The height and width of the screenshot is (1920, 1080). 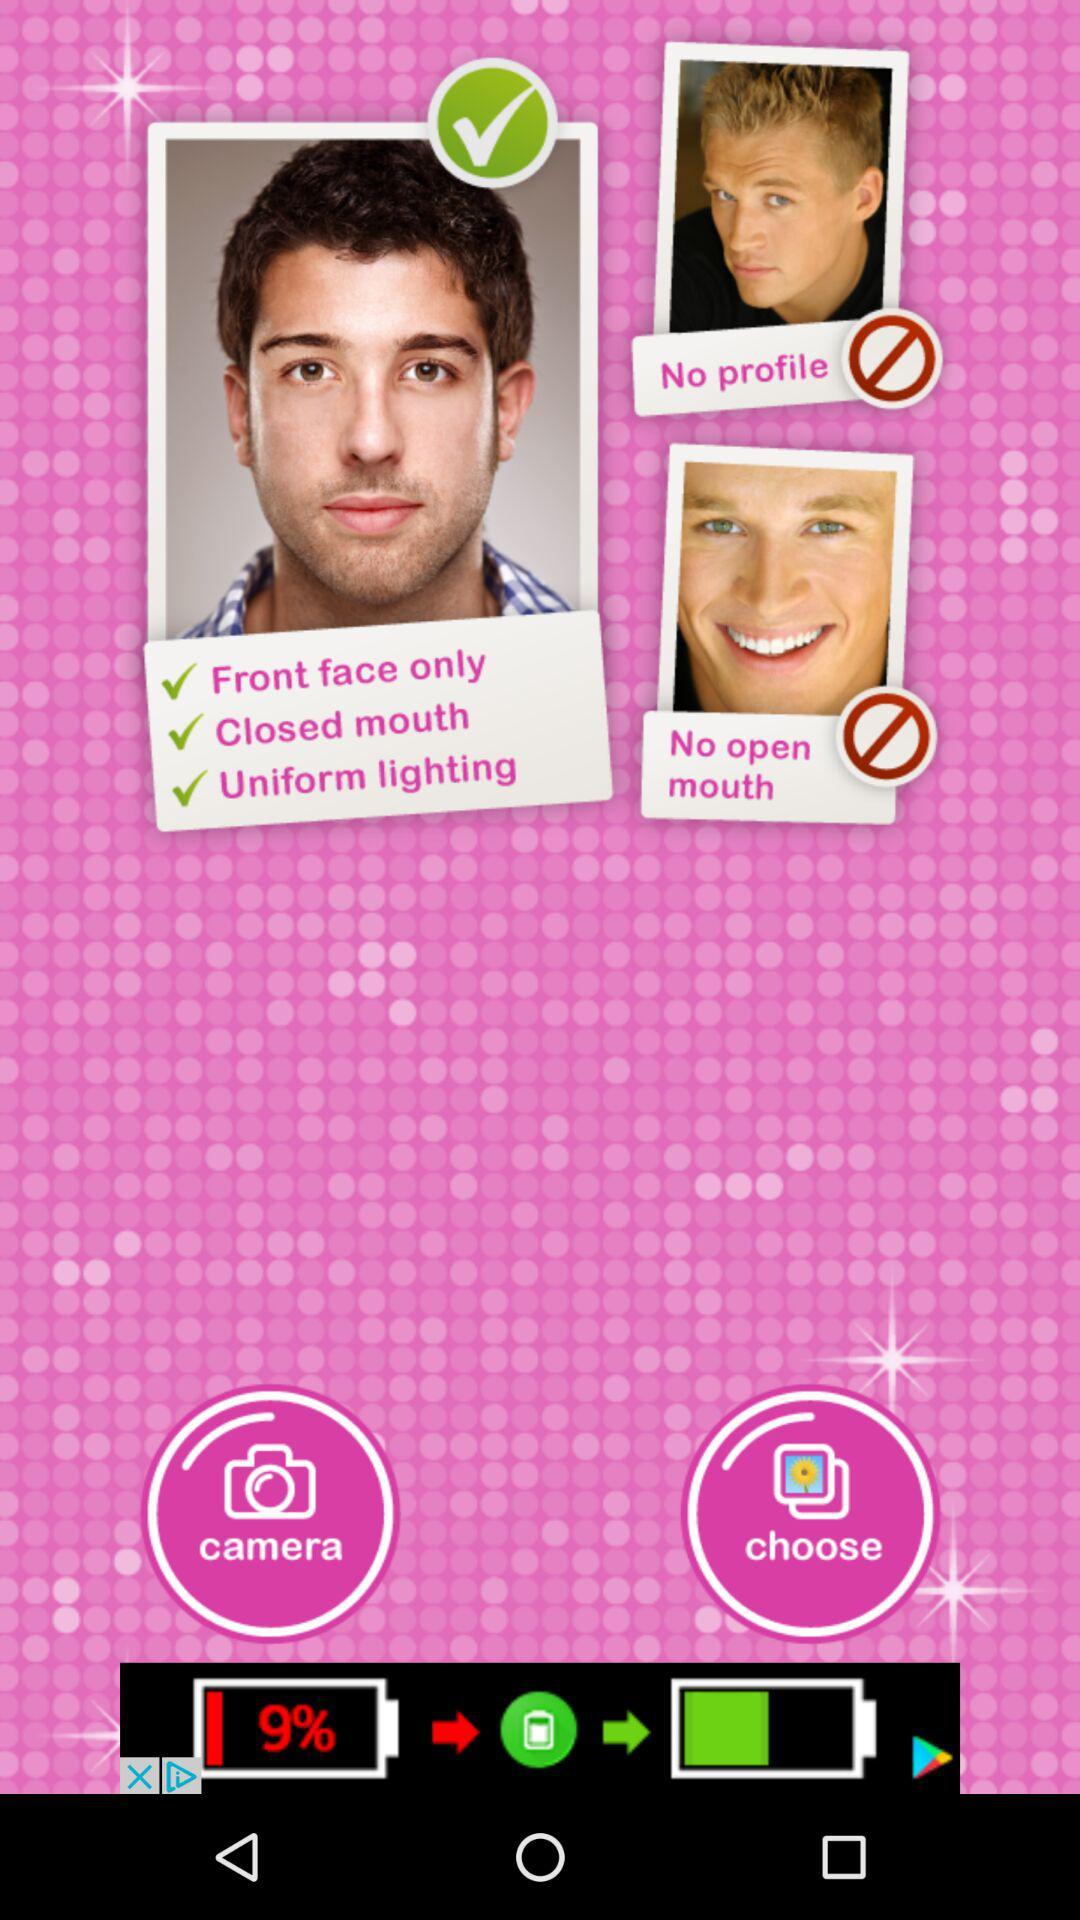 What do you see at coordinates (810, 1513) in the screenshot?
I see `choose` at bounding box center [810, 1513].